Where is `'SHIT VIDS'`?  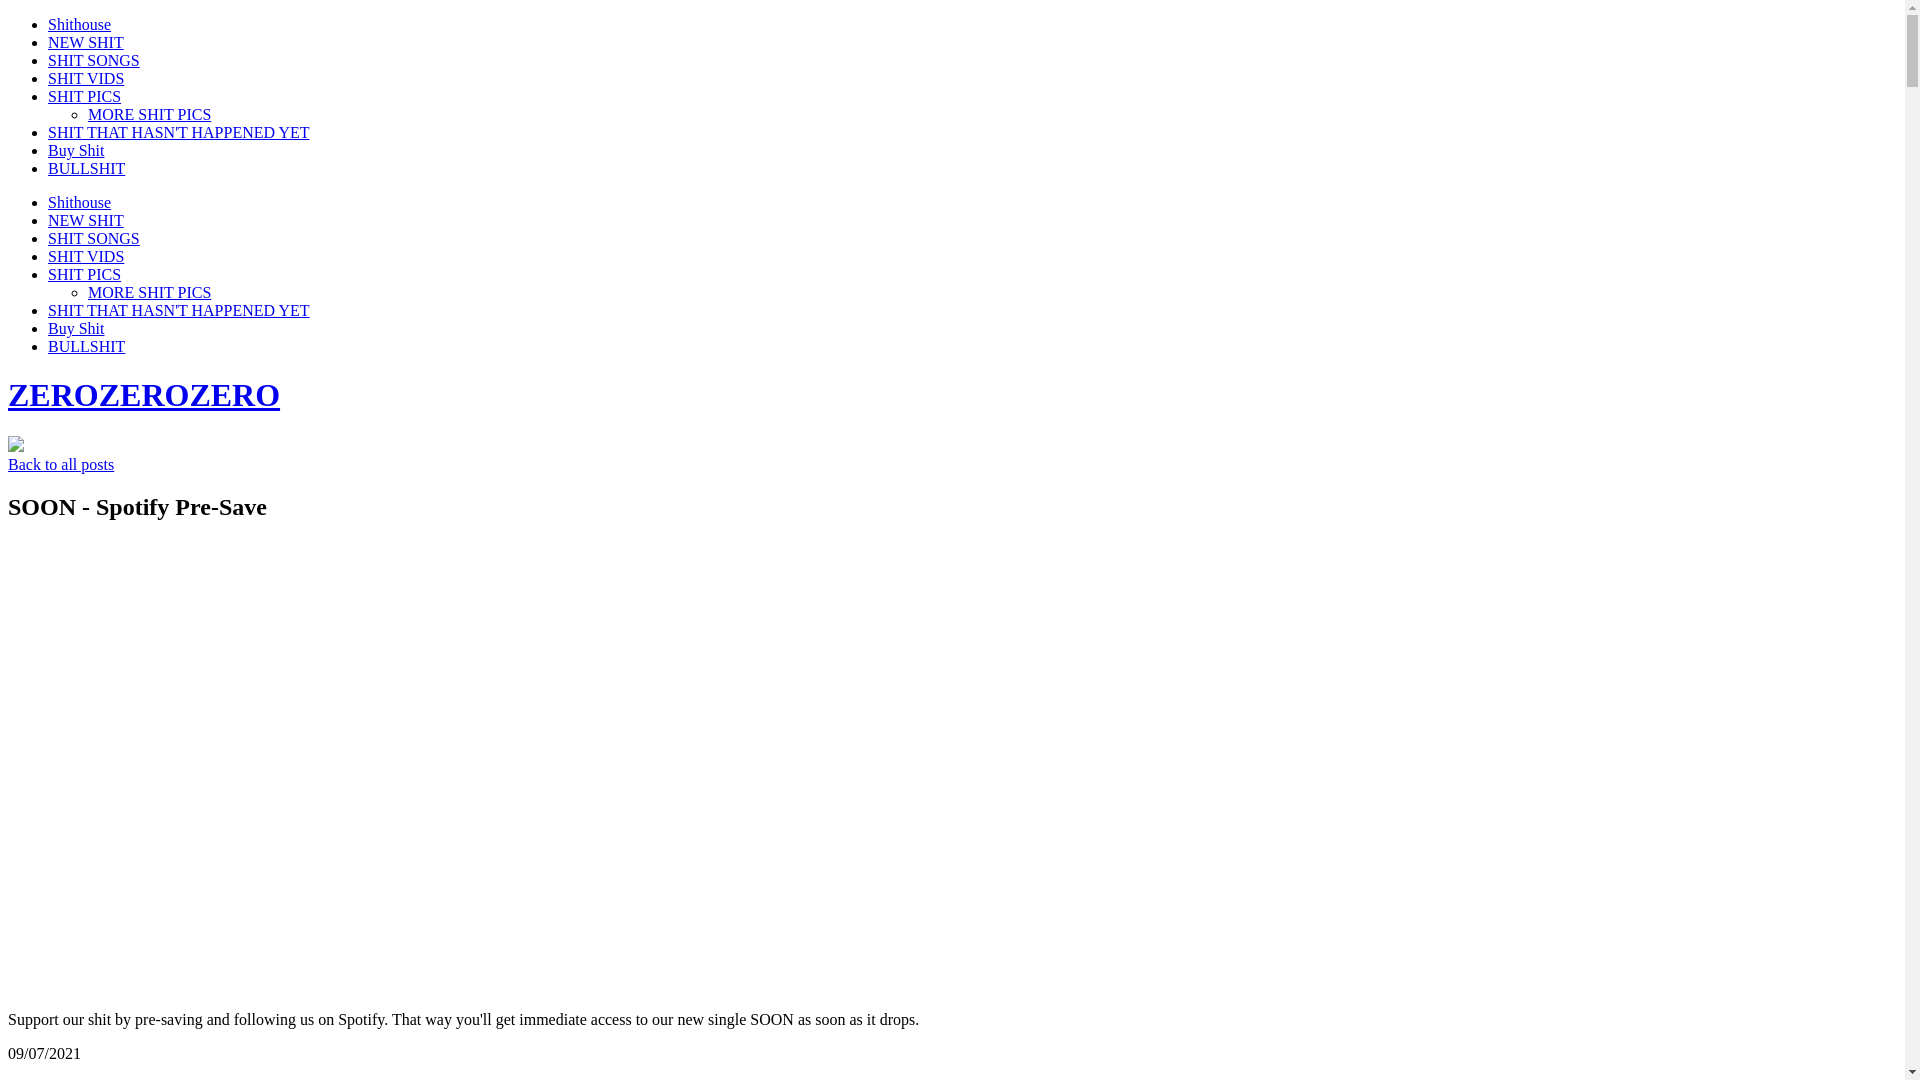
'SHIT VIDS' is located at coordinates (85, 255).